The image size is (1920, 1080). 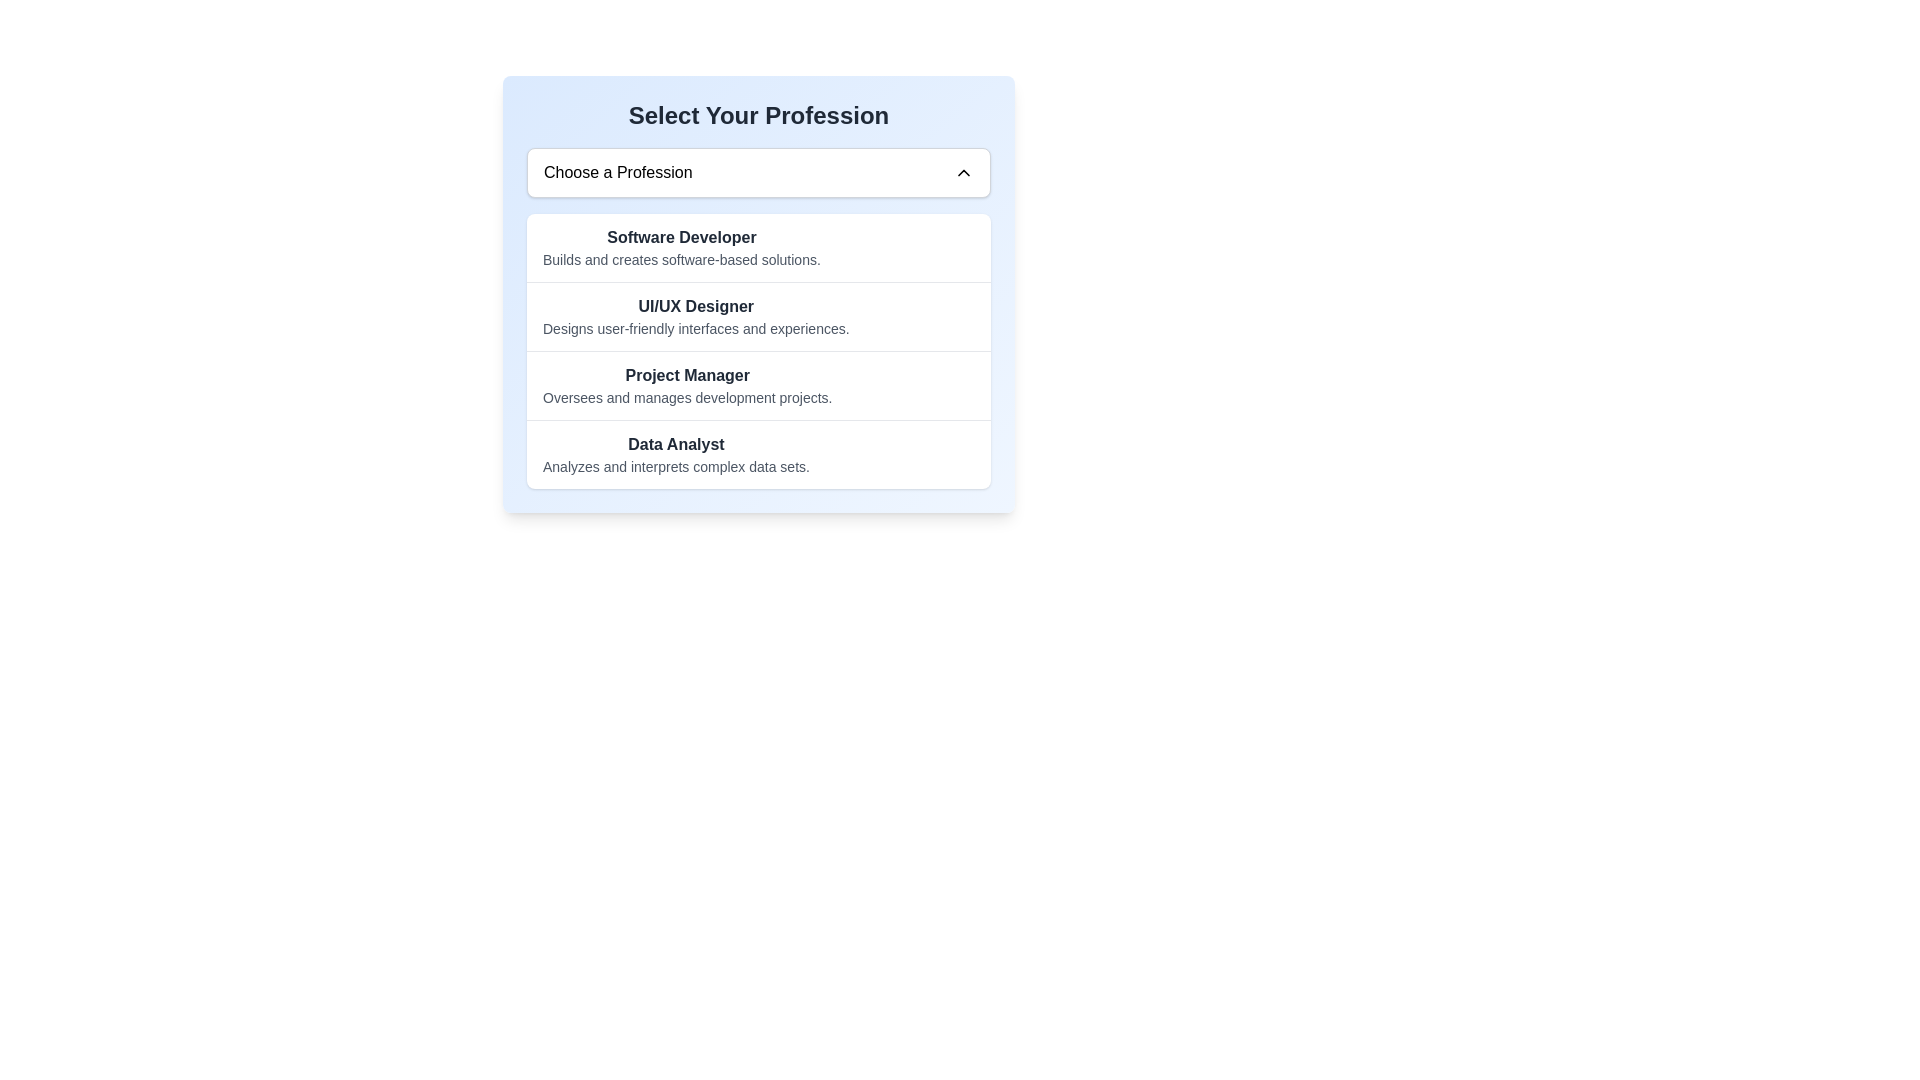 What do you see at coordinates (687, 375) in the screenshot?
I see `the text label indicating a professional role or title, which is the third item in a vertical list of professions located centrally in the layout` at bounding box center [687, 375].